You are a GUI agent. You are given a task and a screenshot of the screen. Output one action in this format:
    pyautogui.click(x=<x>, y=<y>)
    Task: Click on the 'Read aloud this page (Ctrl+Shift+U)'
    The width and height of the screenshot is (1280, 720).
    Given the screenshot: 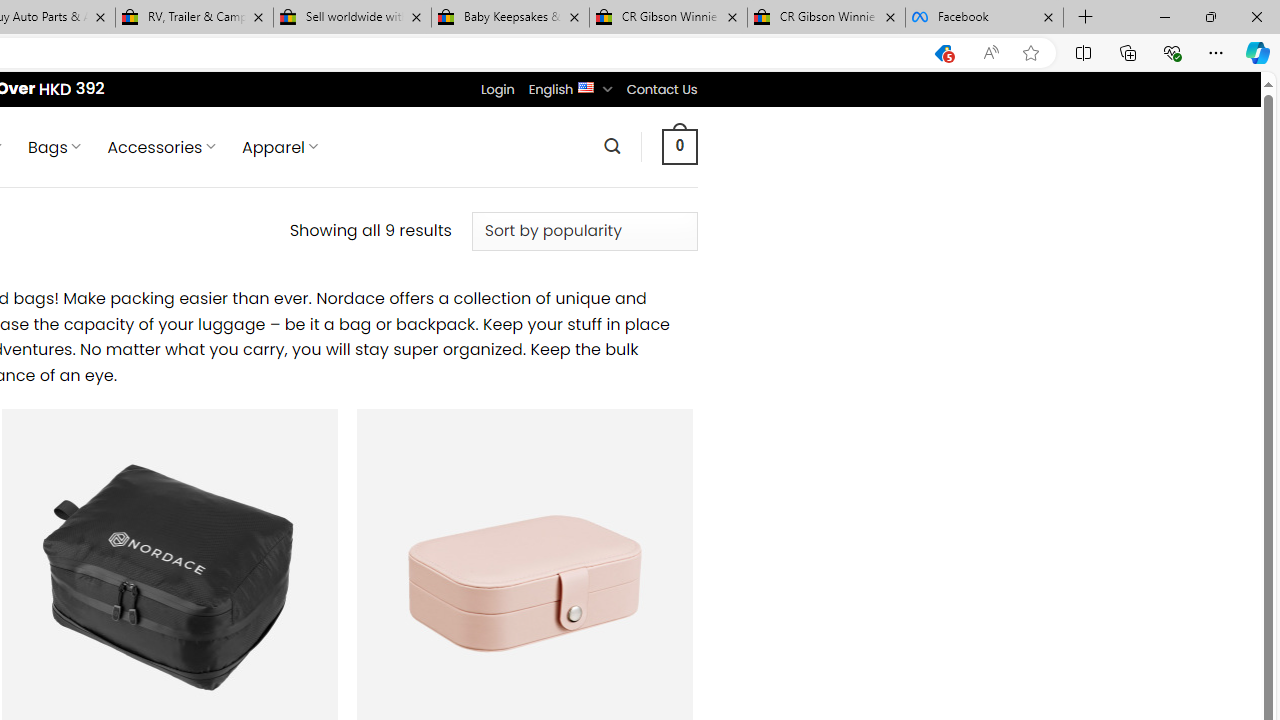 What is the action you would take?
    pyautogui.click(x=991, y=52)
    